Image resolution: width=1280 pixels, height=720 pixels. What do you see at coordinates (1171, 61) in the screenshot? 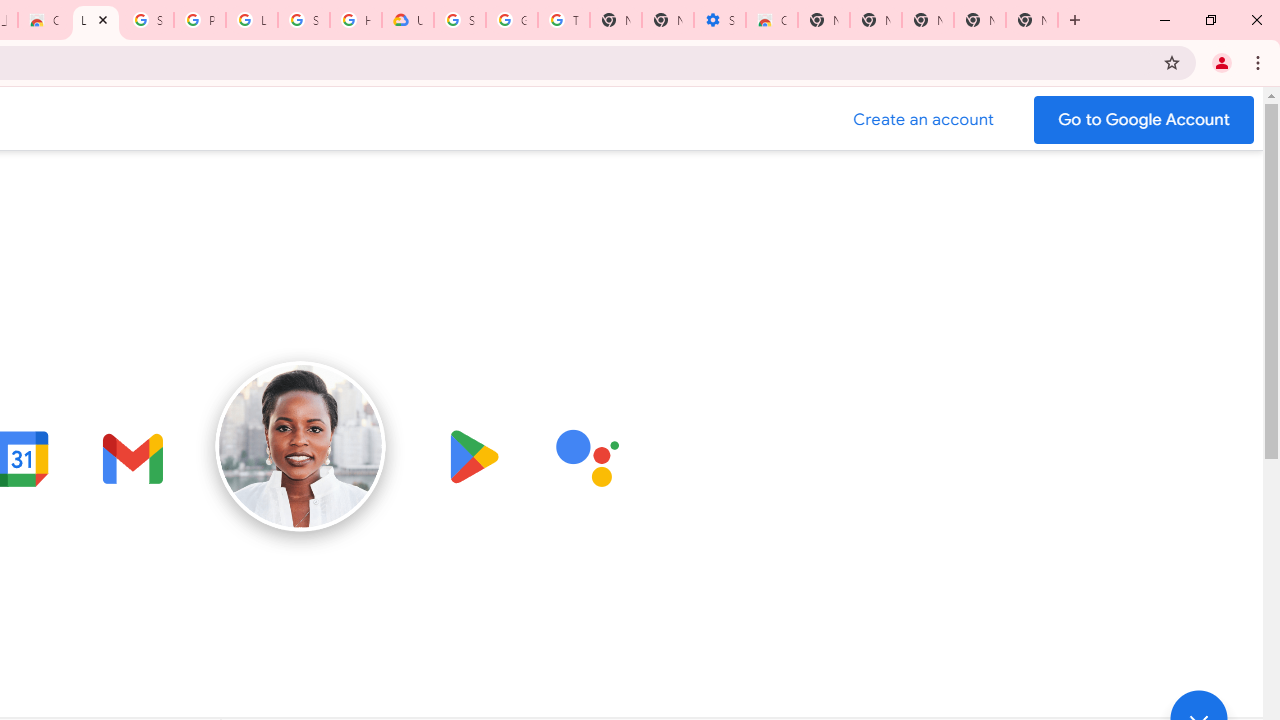
I see `'Bookmark this tab'` at bounding box center [1171, 61].